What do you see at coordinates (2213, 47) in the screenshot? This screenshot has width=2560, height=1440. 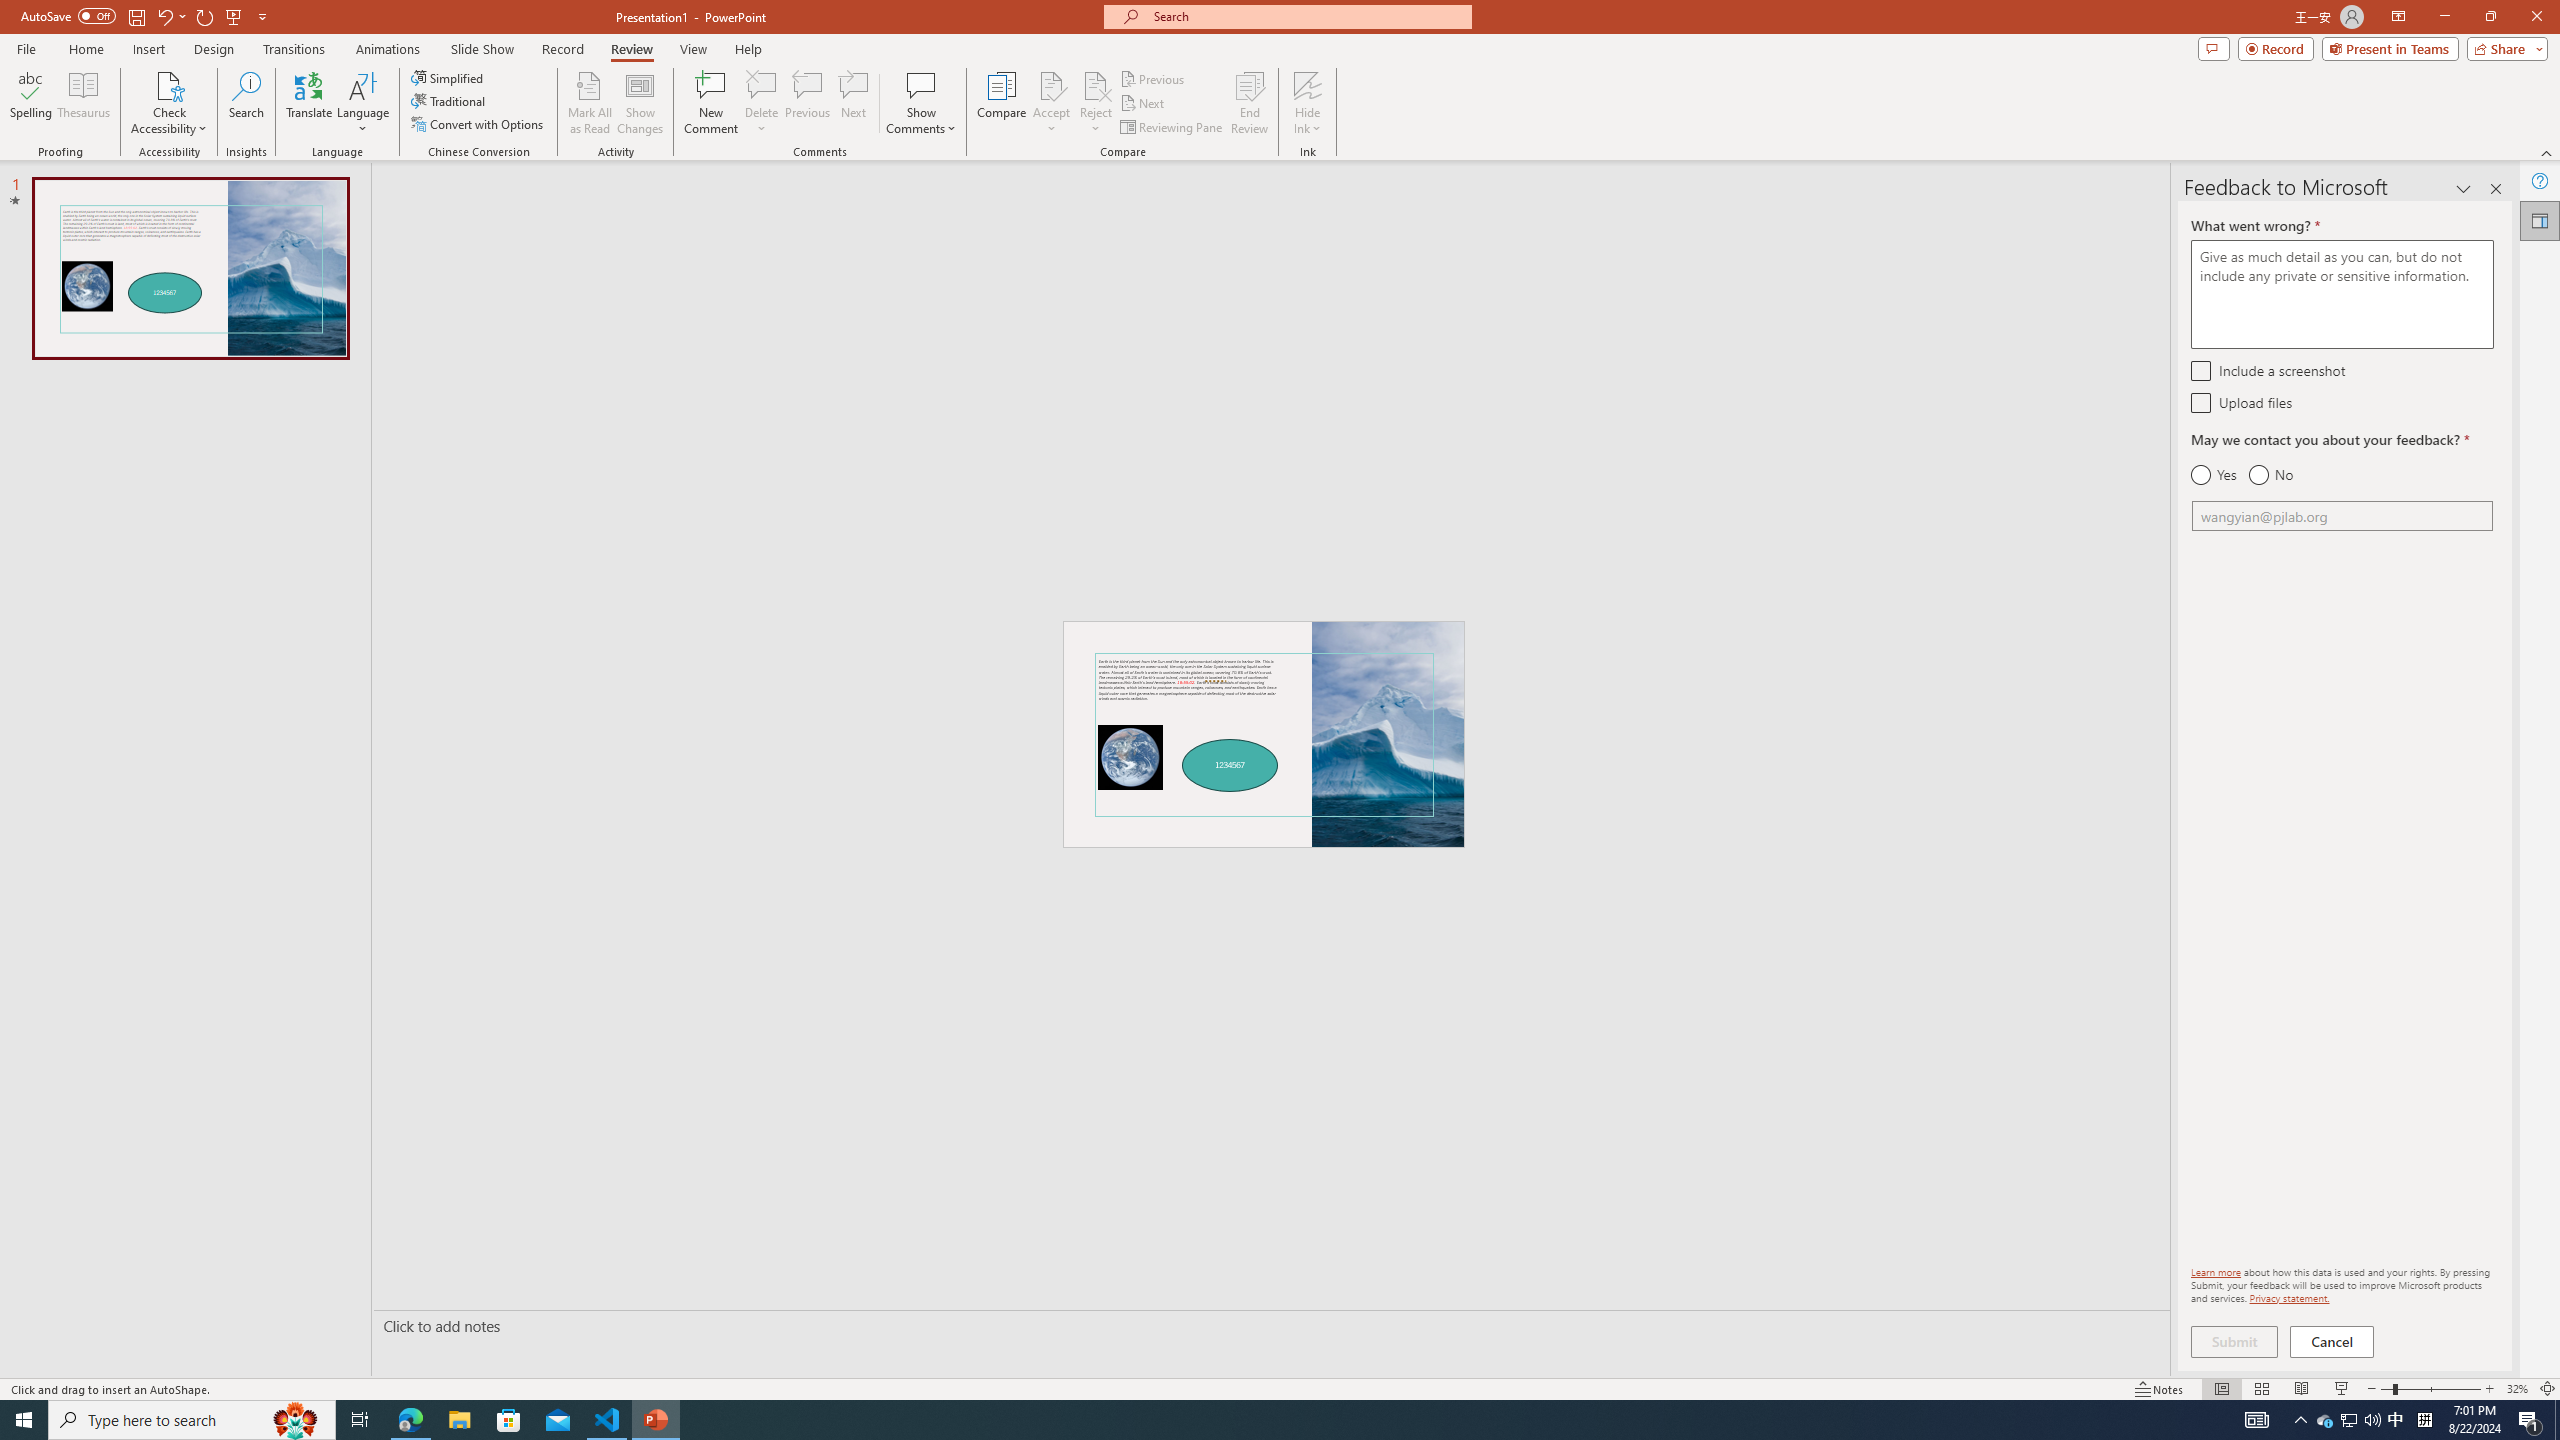 I see `'Comments'` at bounding box center [2213, 47].